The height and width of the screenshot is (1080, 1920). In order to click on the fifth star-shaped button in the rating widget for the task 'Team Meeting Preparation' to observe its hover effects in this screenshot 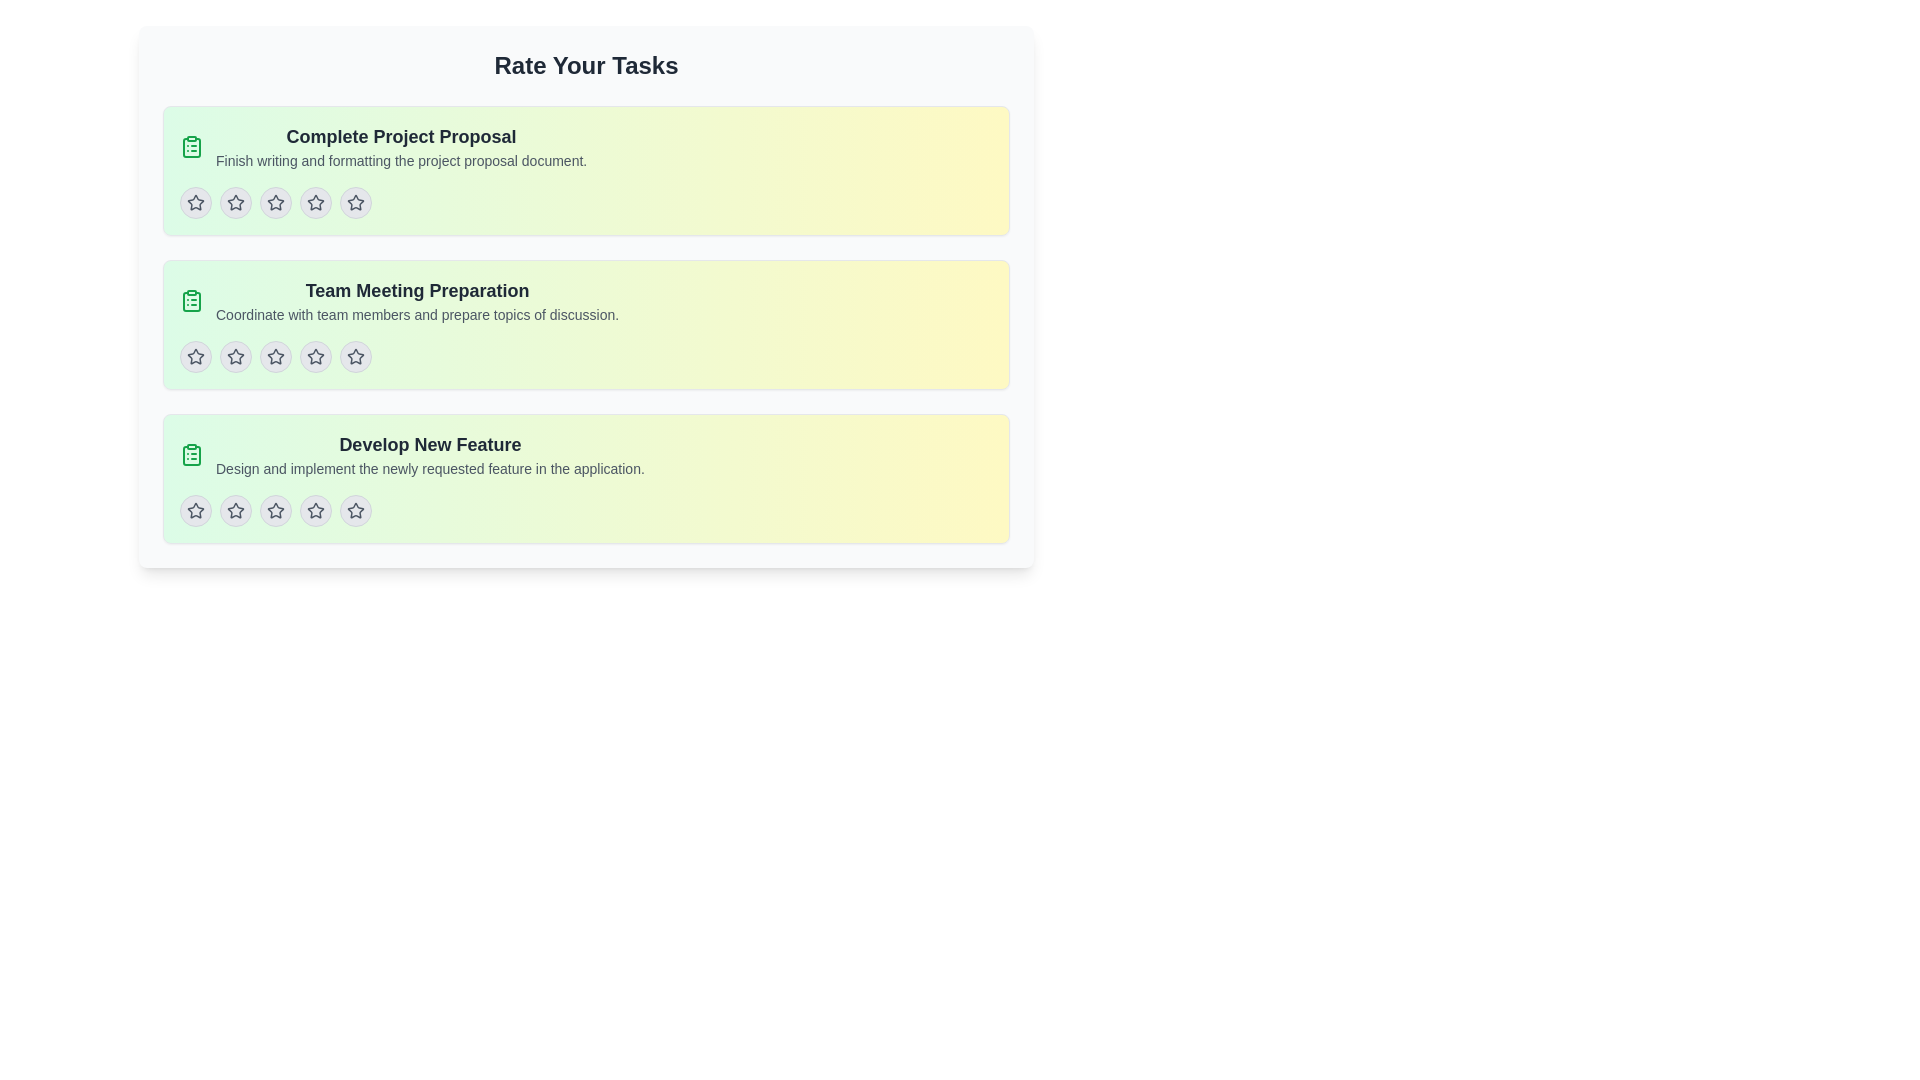, I will do `click(355, 356)`.